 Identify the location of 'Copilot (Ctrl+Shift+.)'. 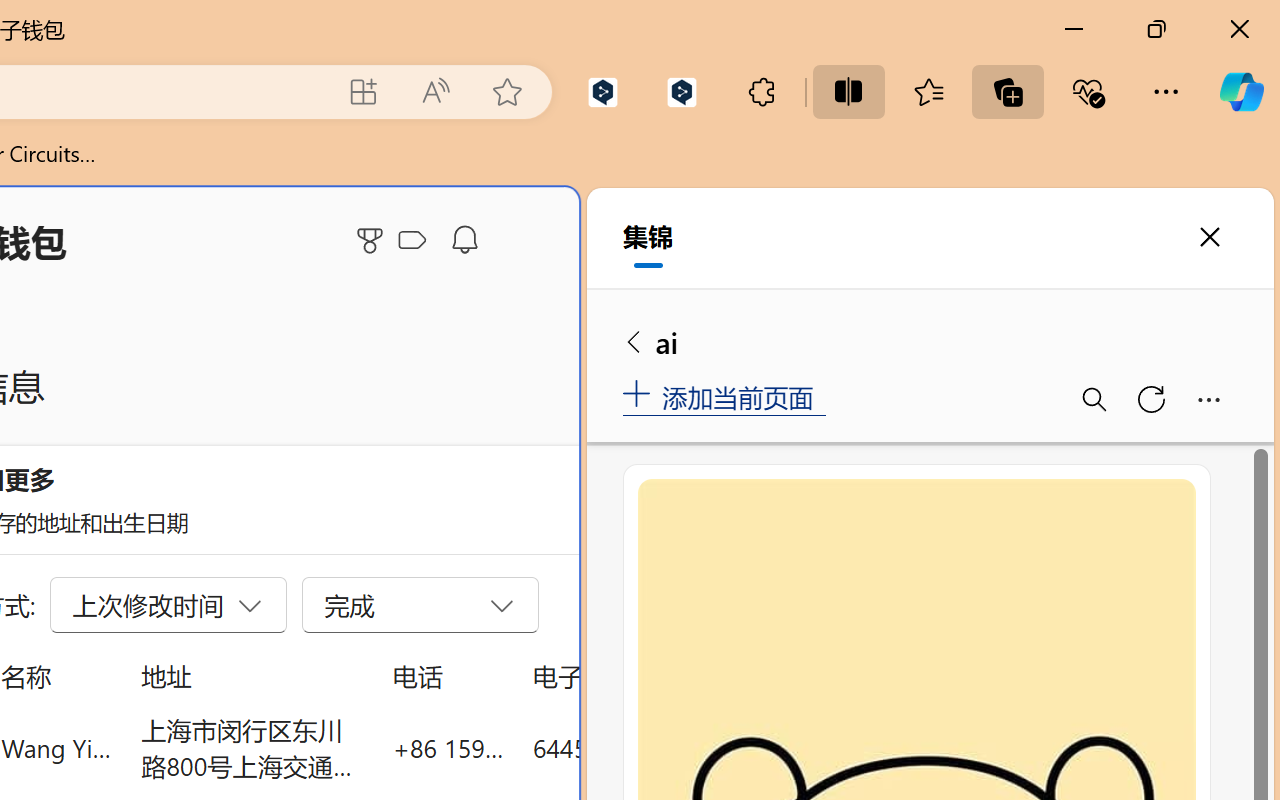
(1240, 91).